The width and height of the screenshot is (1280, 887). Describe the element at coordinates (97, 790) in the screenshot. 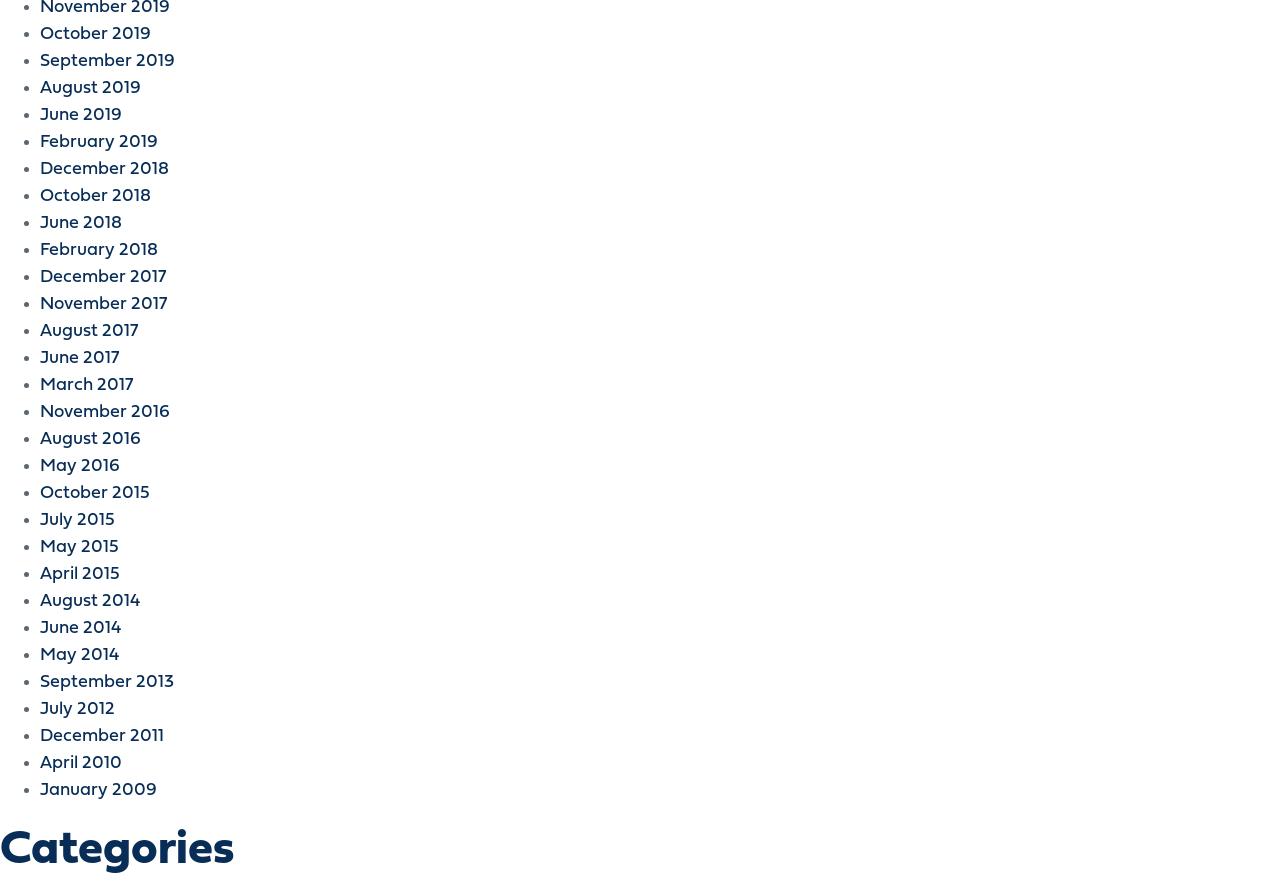

I see `'January 2009'` at that location.